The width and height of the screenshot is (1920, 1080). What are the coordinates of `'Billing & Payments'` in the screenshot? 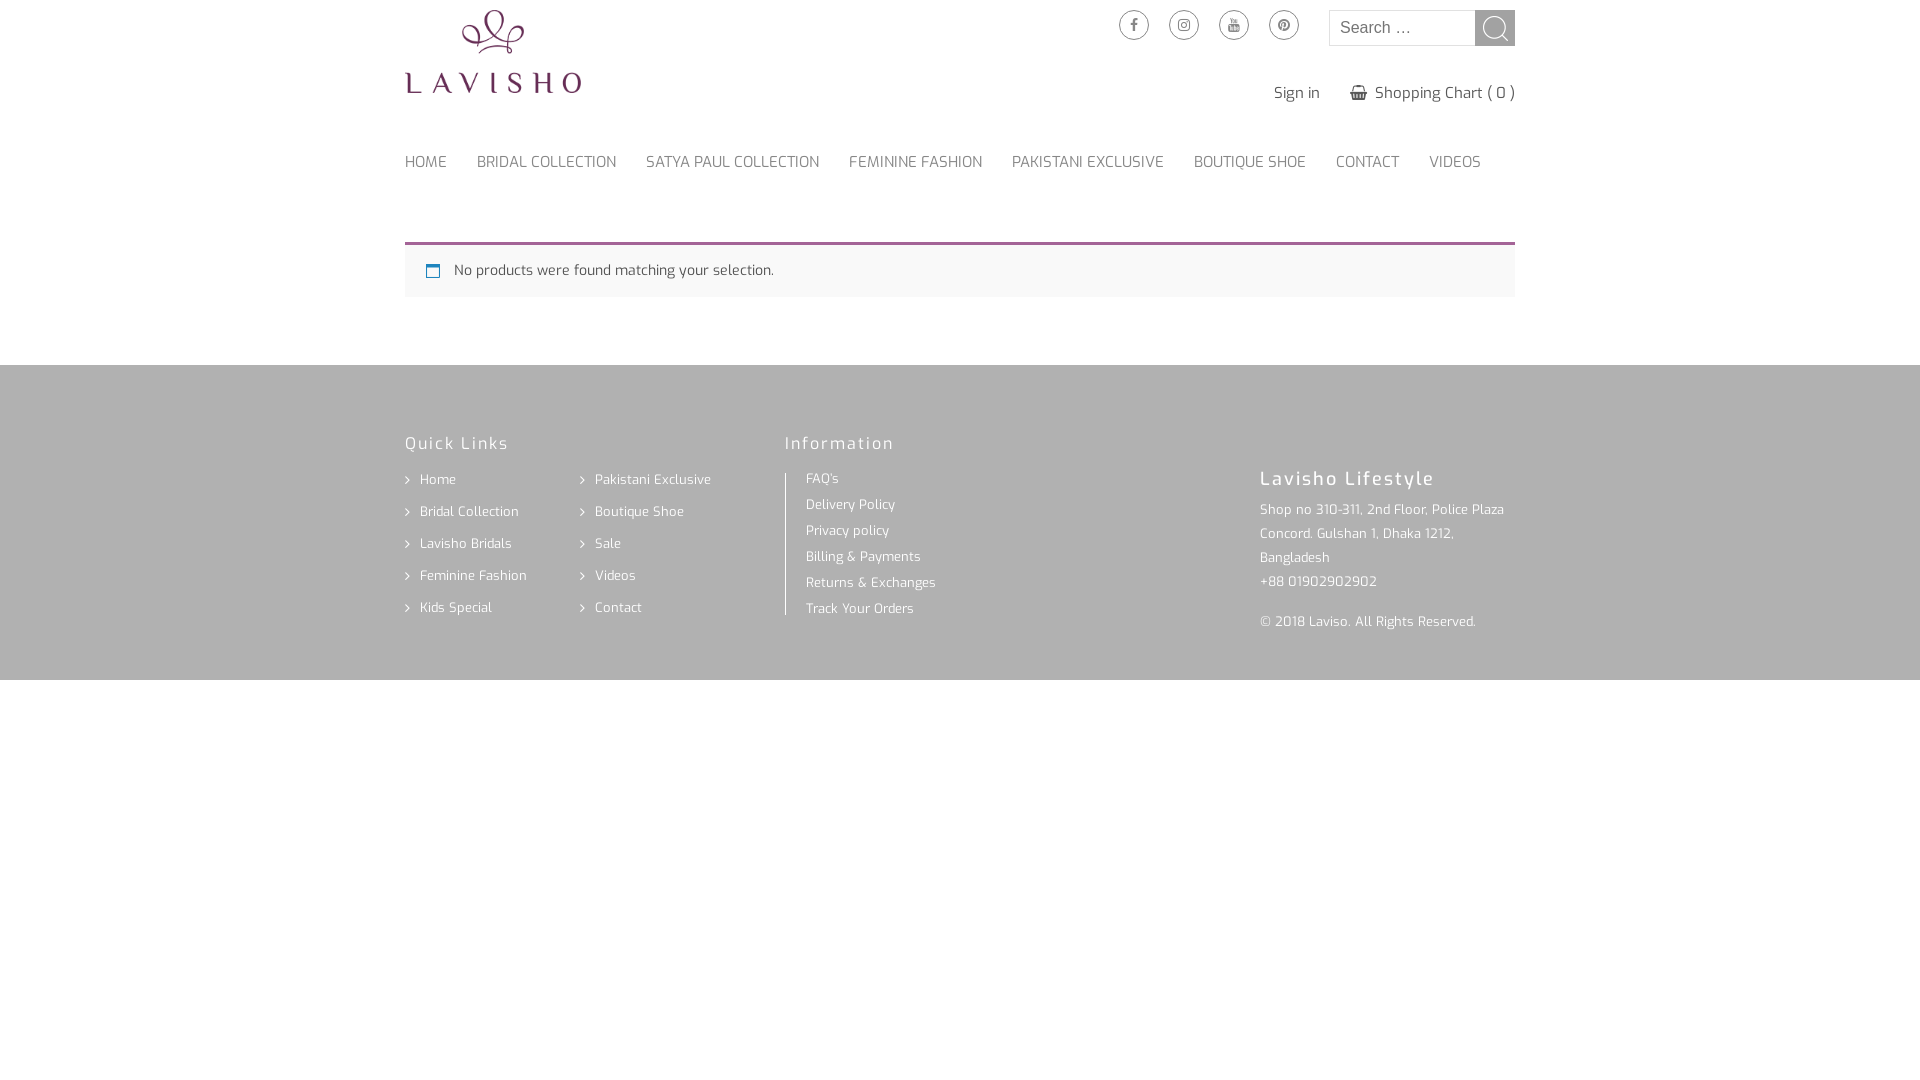 It's located at (863, 556).